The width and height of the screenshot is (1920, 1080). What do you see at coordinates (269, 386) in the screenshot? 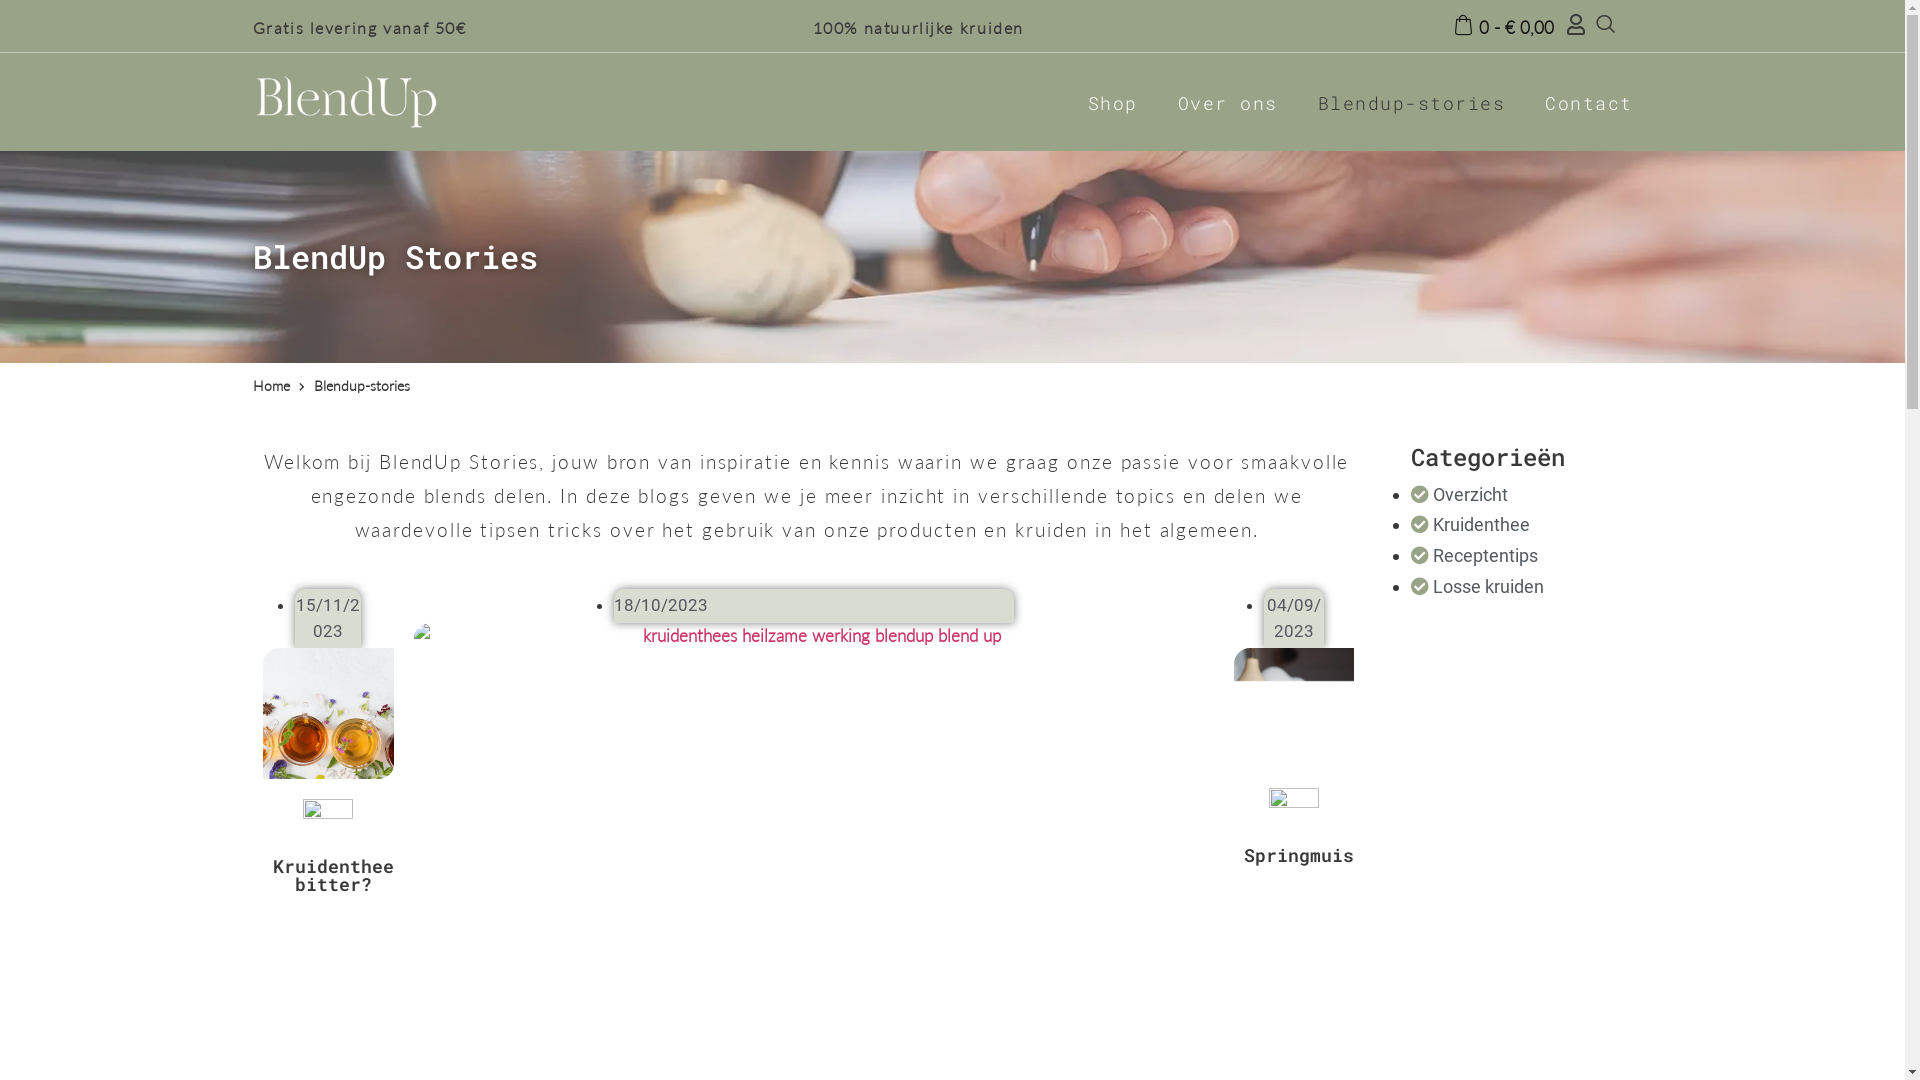
I see `'Home'` at bounding box center [269, 386].